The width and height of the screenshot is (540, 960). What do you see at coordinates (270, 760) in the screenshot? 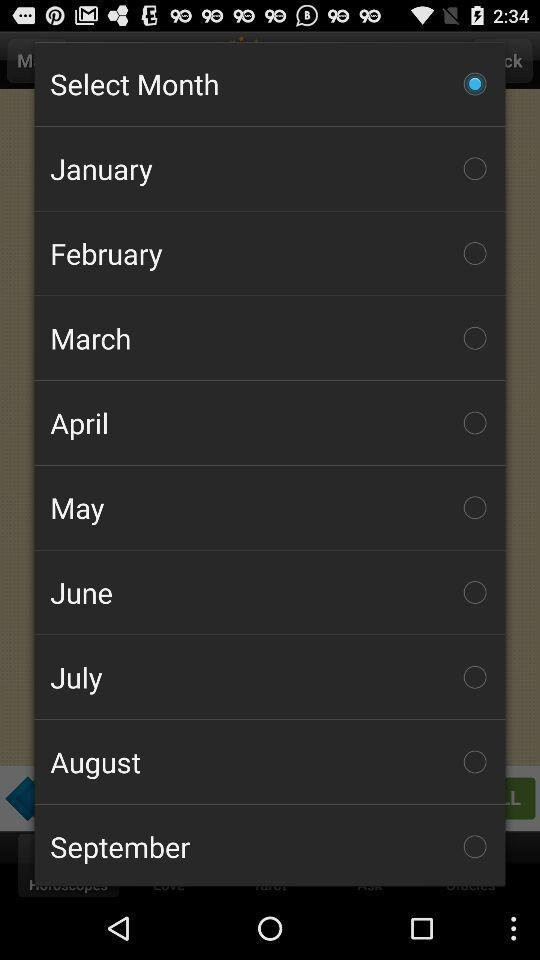
I see `the icon below july item` at bounding box center [270, 760].